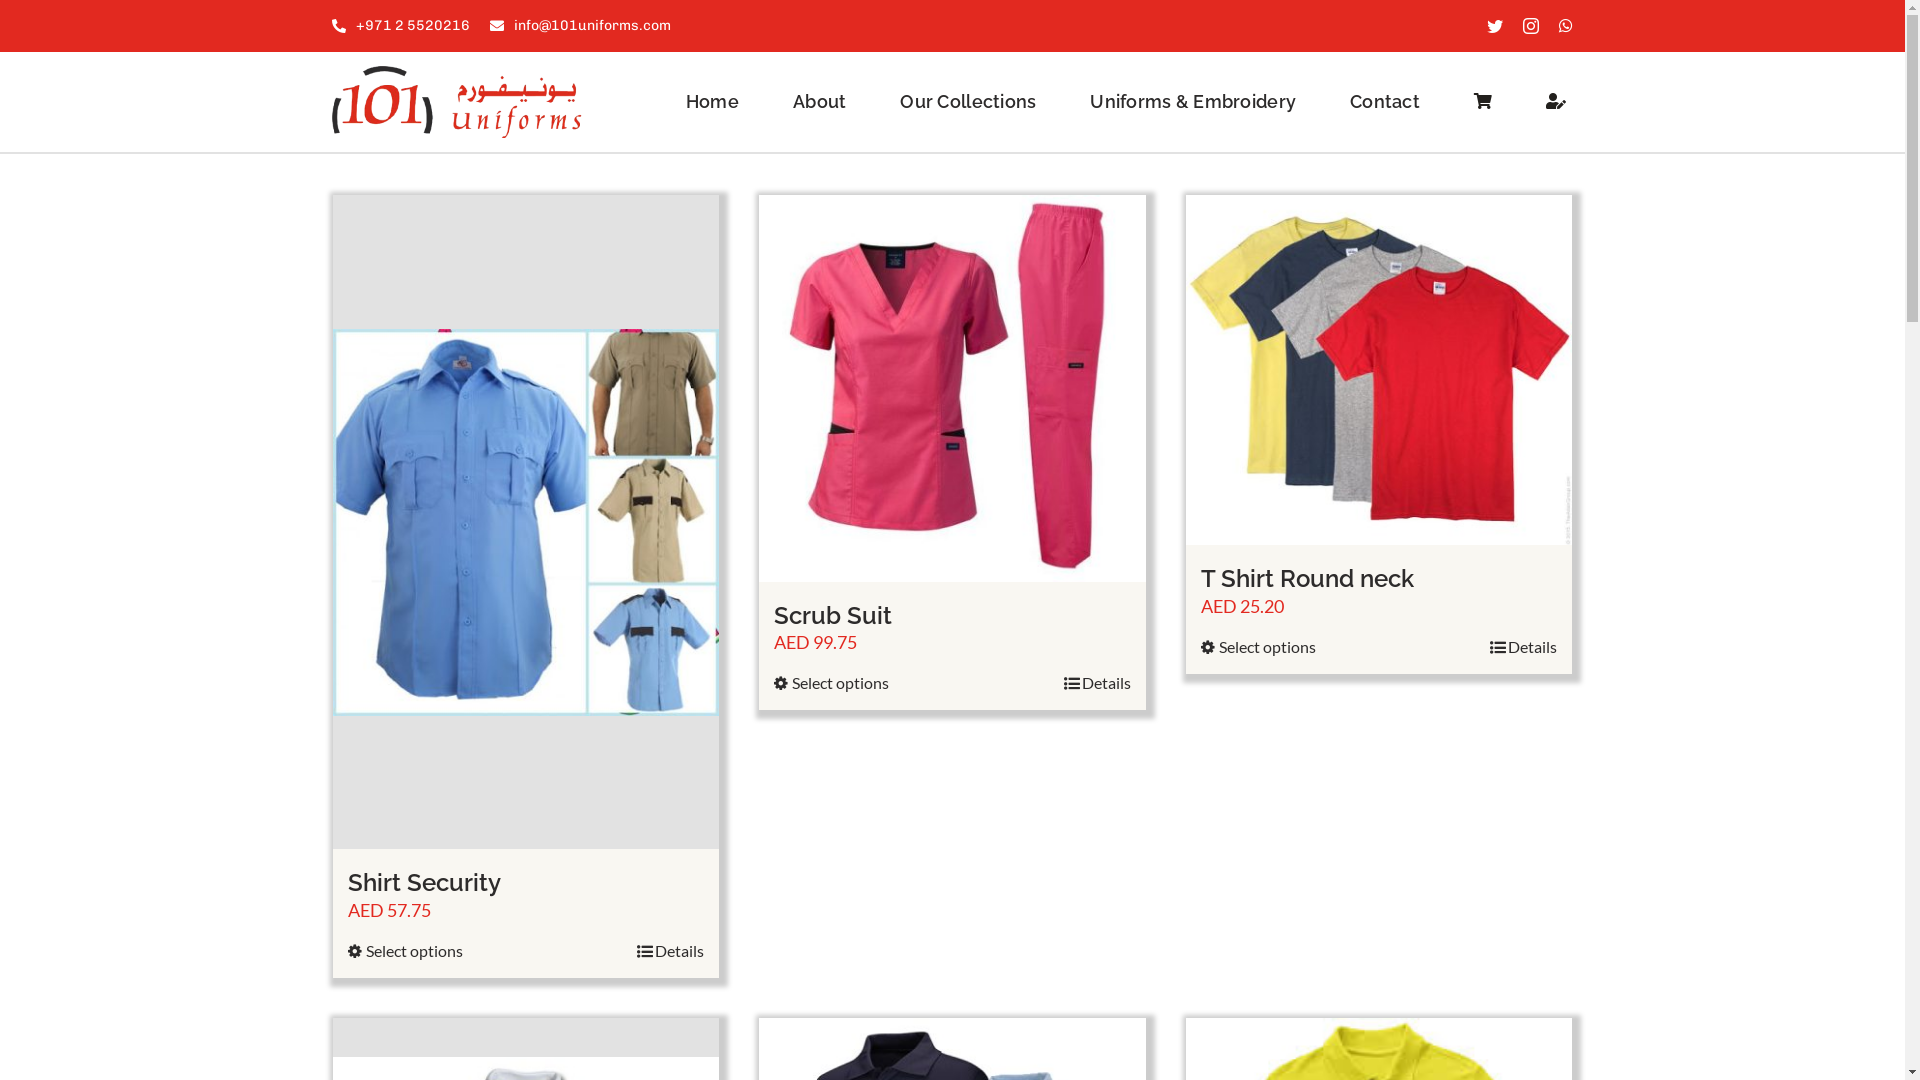  What do you see at coordinates (1530, 26) in the screenshot?
I see `'Instagram'` at bounding box center [1530, 26].